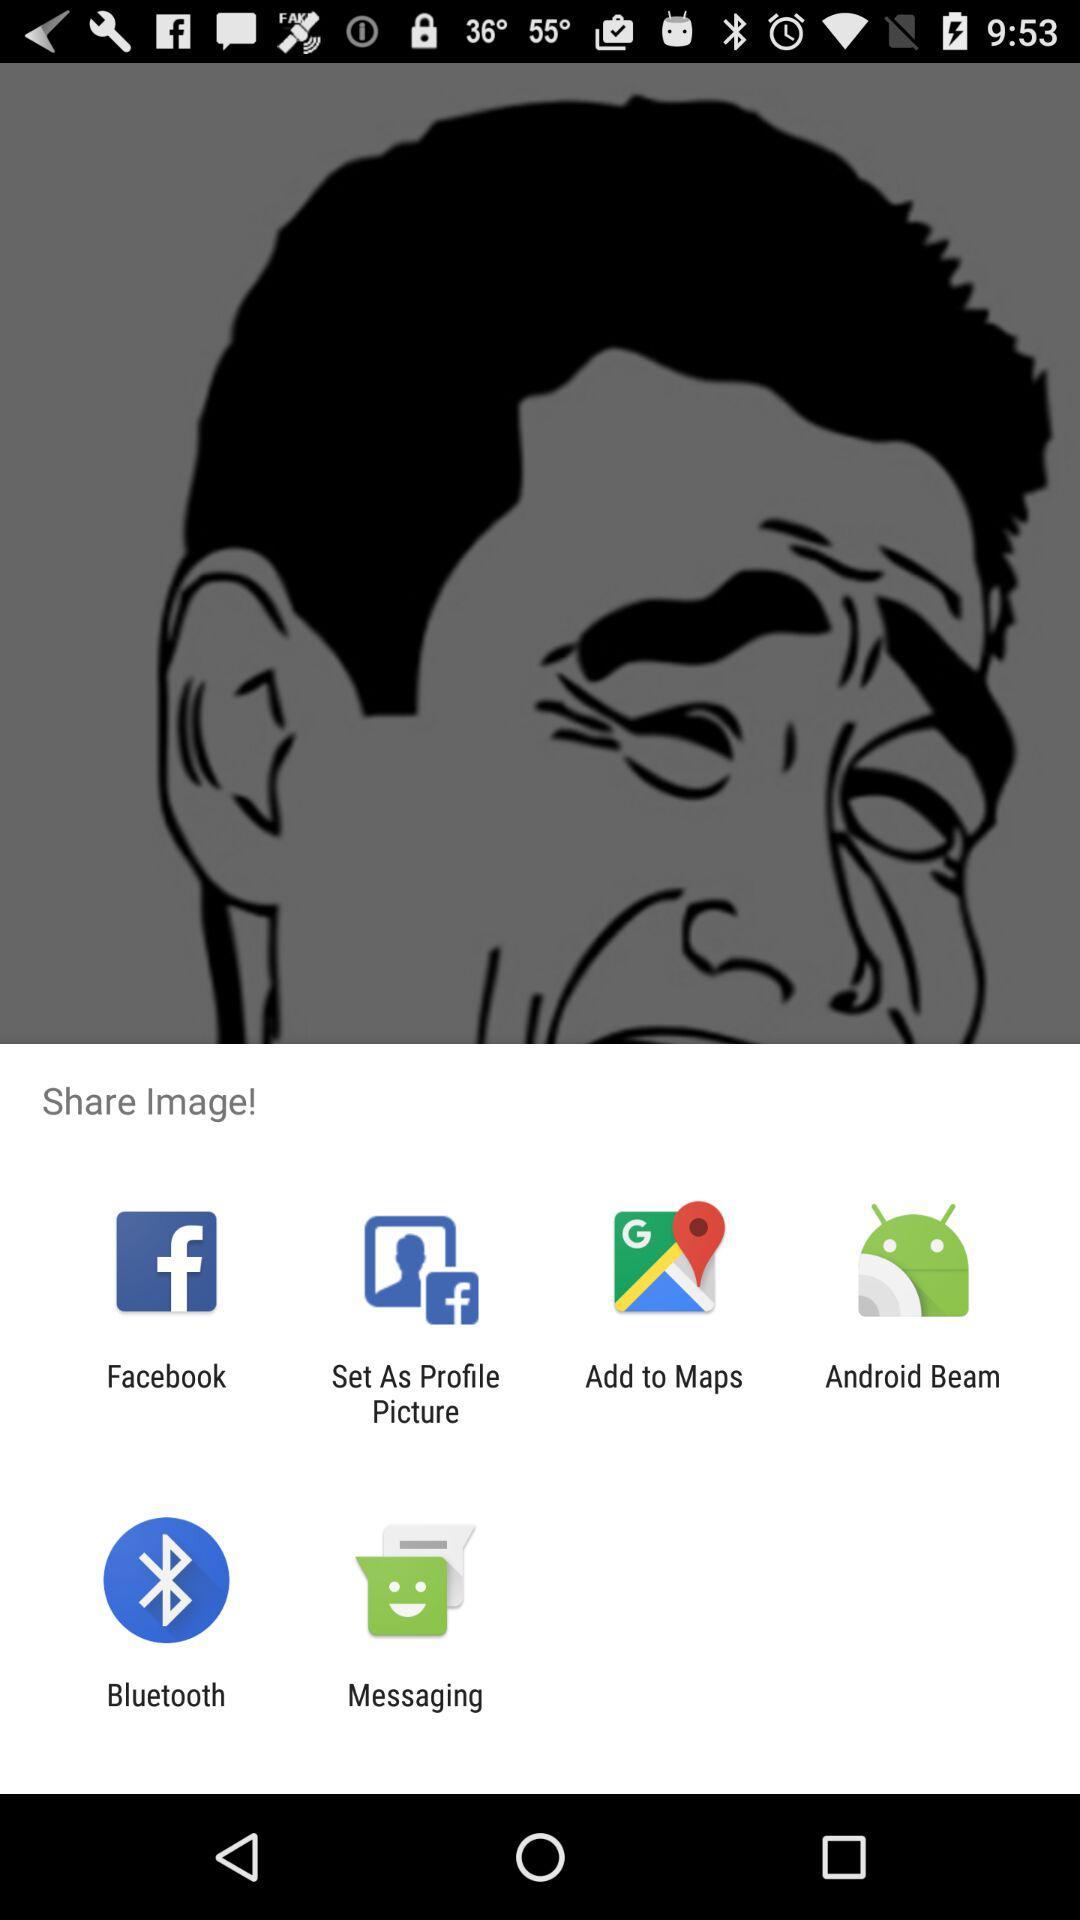 This screenshot has height=1920, width=1080. What do you see at coordinates (165, 1392) in the screenshot?
I see `app to the left of set as profile` at bounding box center [165, 1392].